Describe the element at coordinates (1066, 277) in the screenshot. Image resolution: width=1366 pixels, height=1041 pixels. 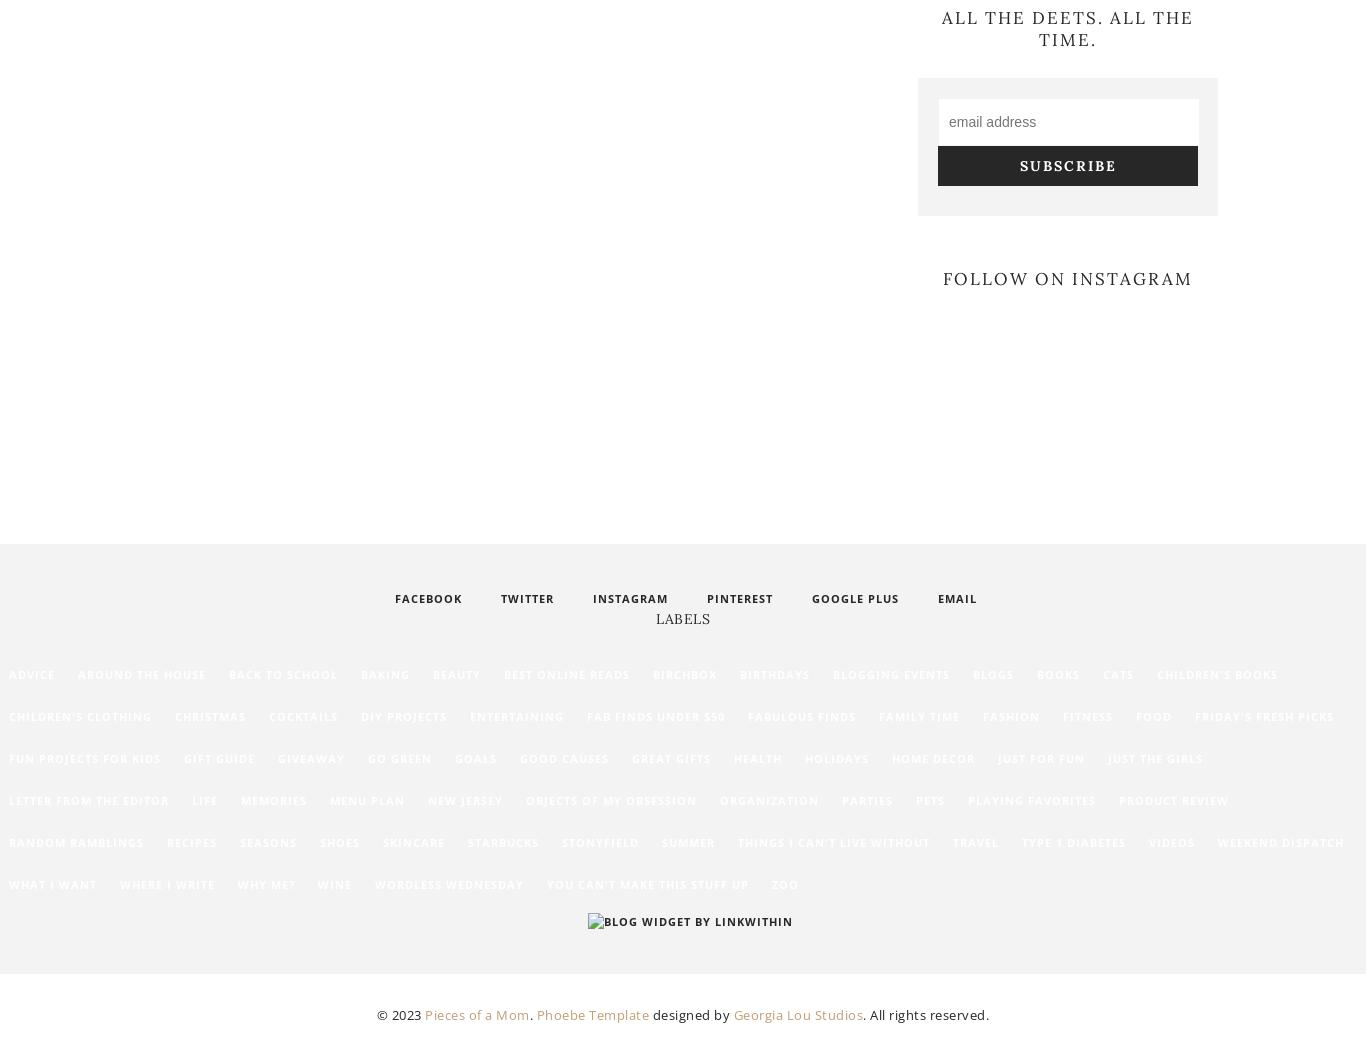
I see `'Follow on Instagram'` at that location.